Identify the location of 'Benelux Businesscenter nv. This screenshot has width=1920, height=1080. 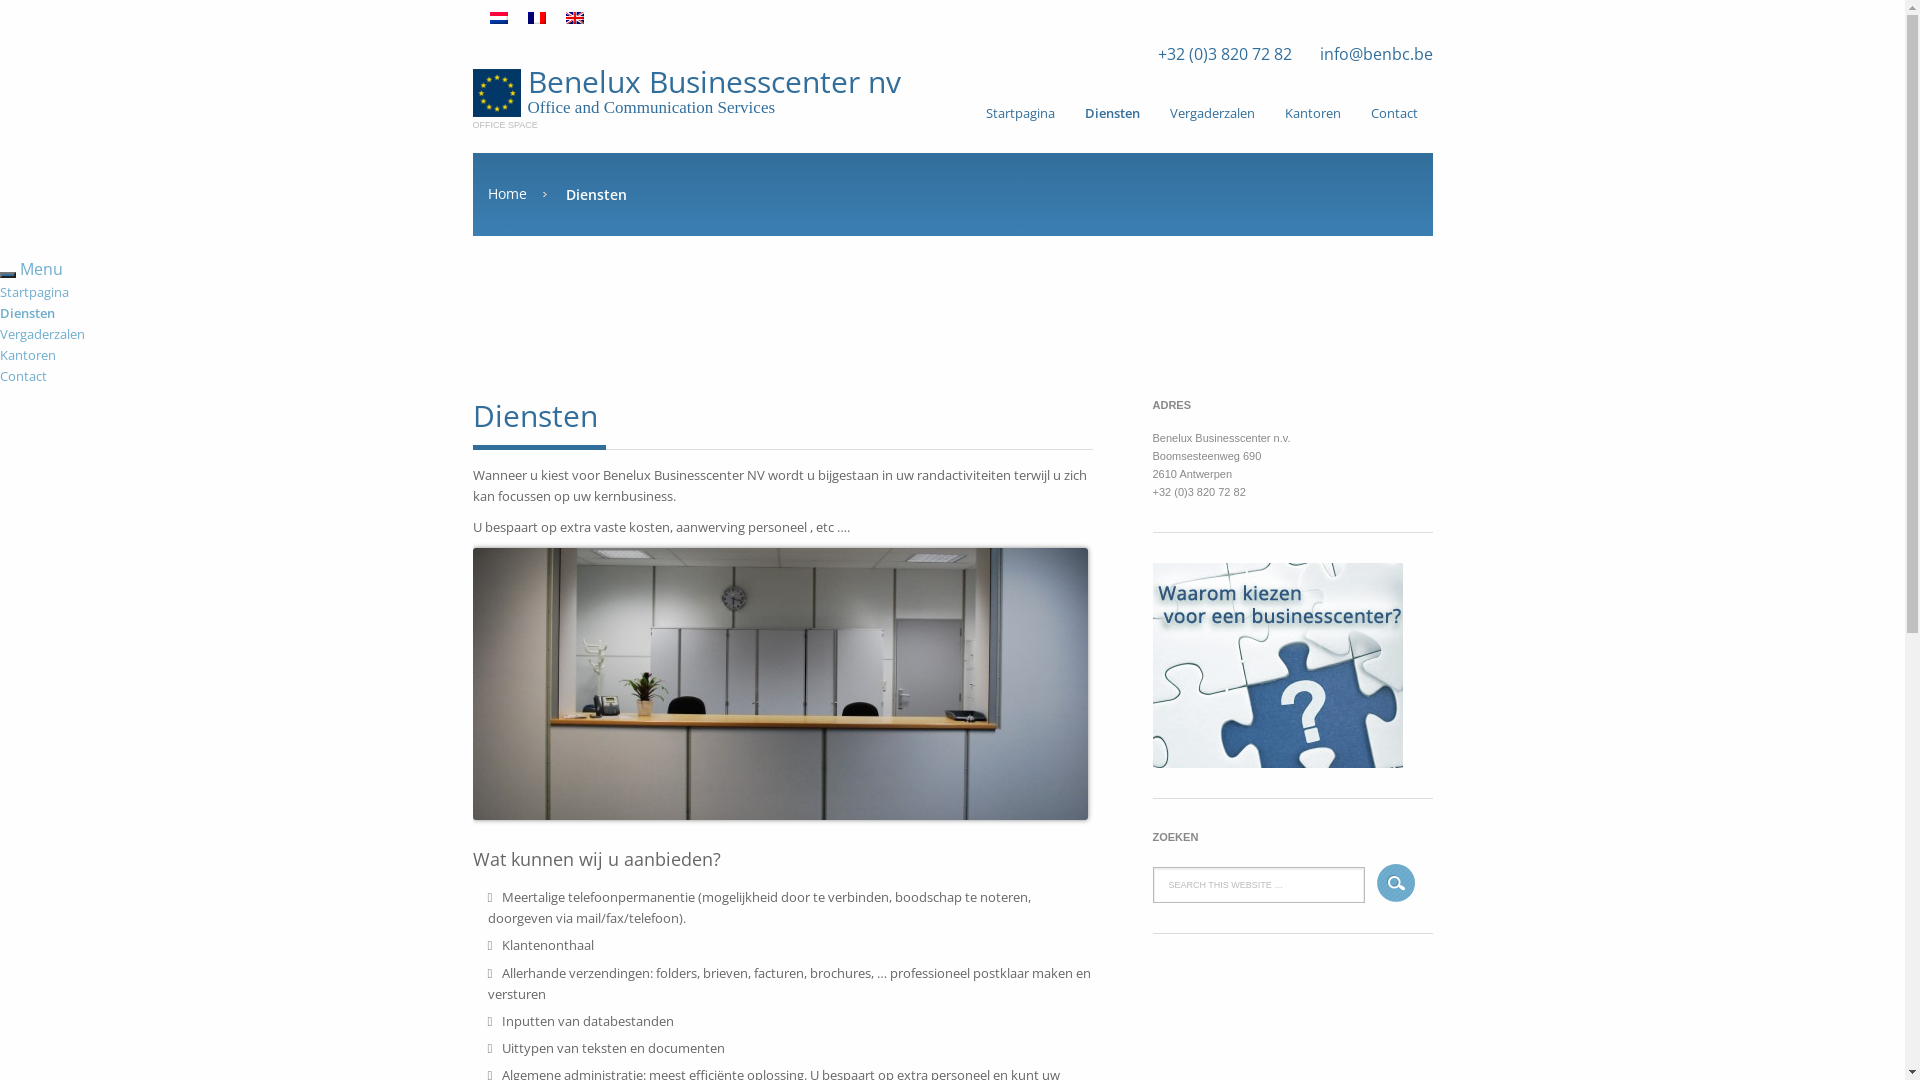
(470, 92).